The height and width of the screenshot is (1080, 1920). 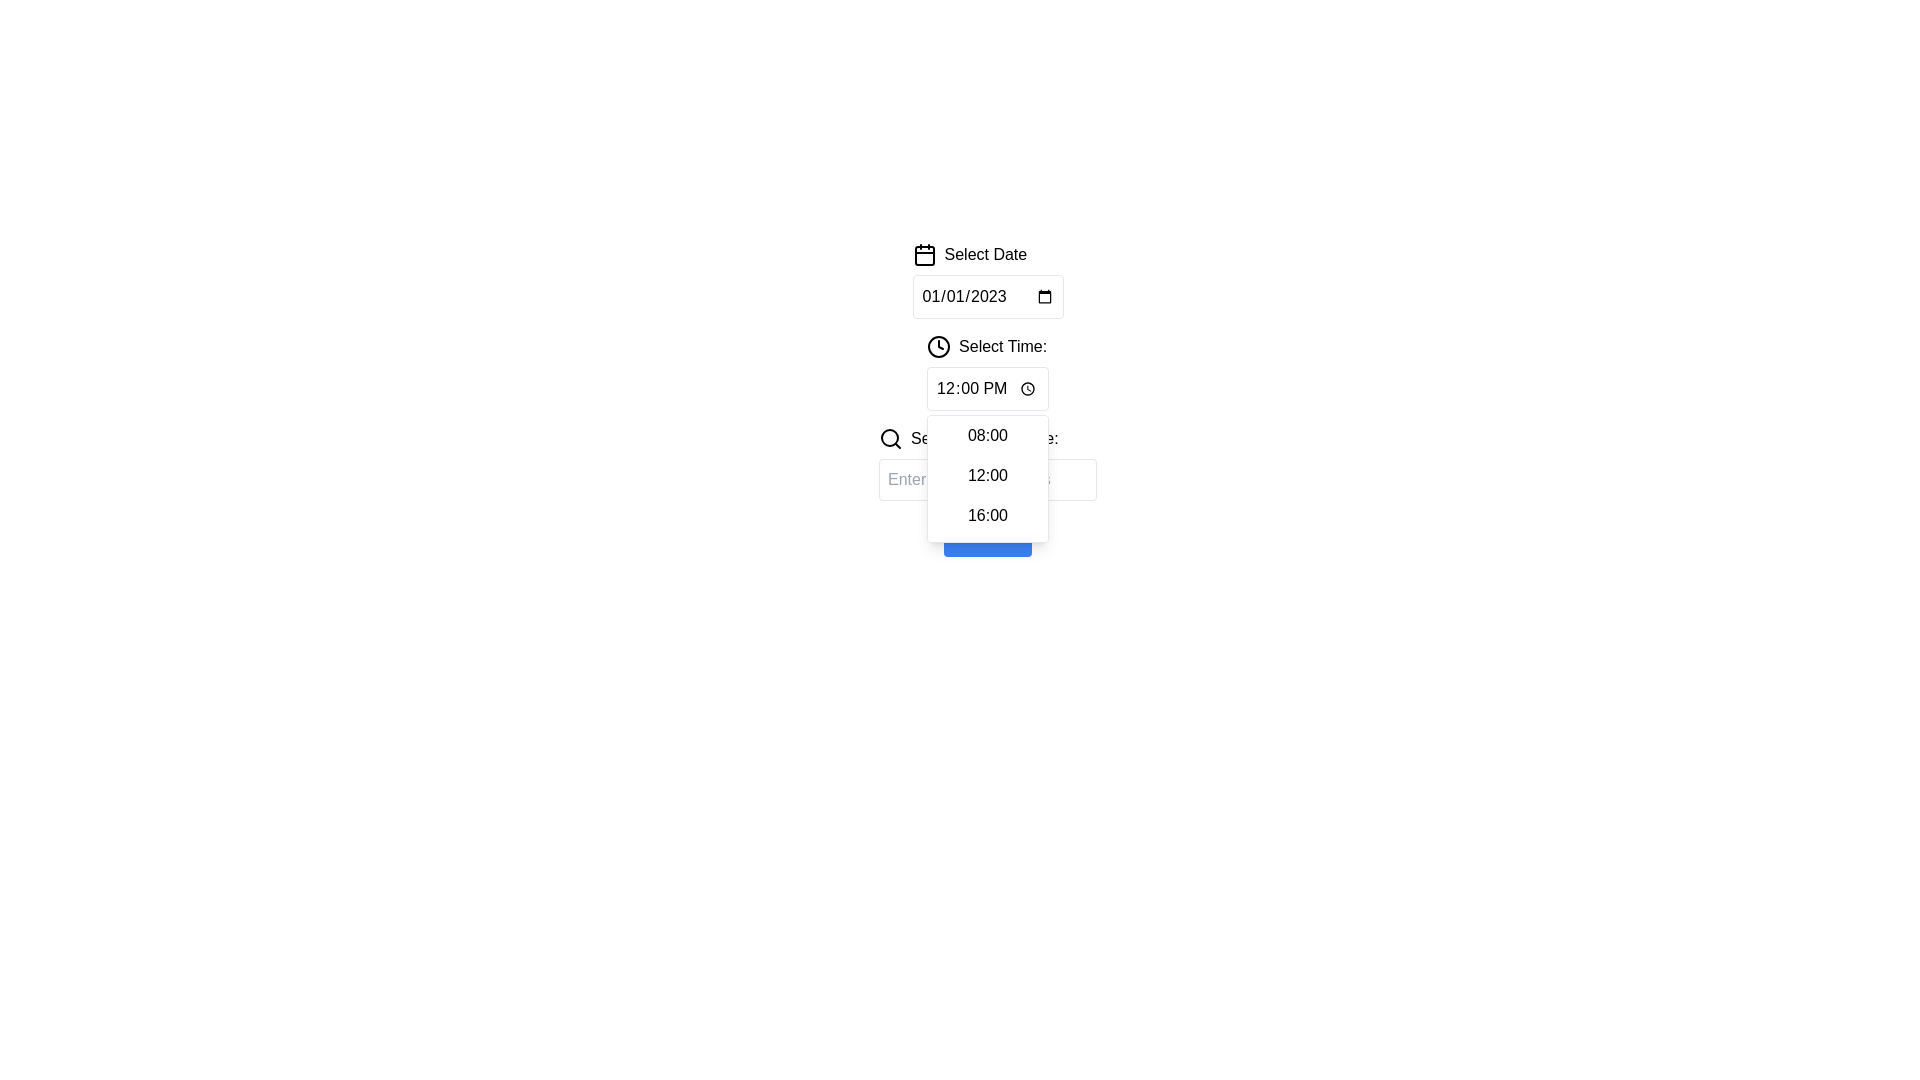 I want to click on the confirm button located beneath the 'Search Date & Time:' text field, which triggers a submission process, so click(x=988, y=535).